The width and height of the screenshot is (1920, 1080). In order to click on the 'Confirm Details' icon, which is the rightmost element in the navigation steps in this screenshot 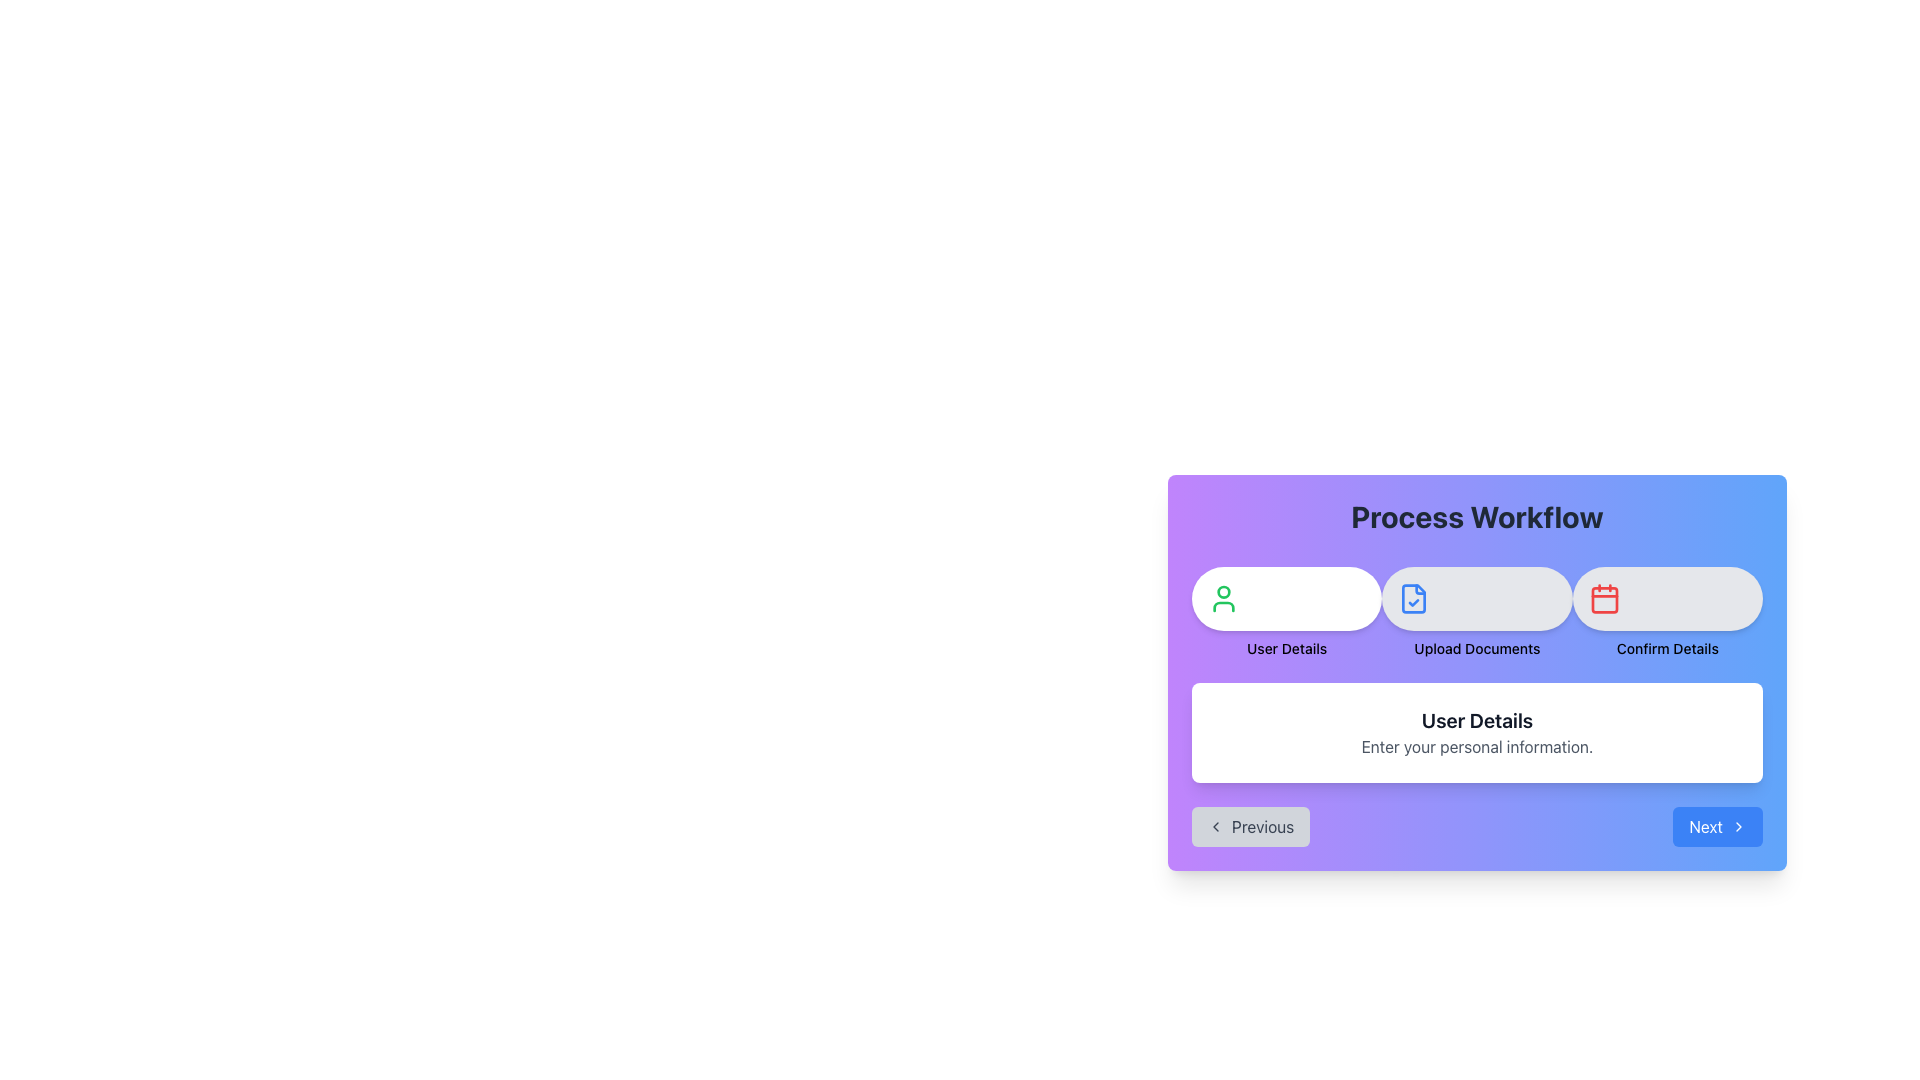, I will do `click(1604, 597)`.